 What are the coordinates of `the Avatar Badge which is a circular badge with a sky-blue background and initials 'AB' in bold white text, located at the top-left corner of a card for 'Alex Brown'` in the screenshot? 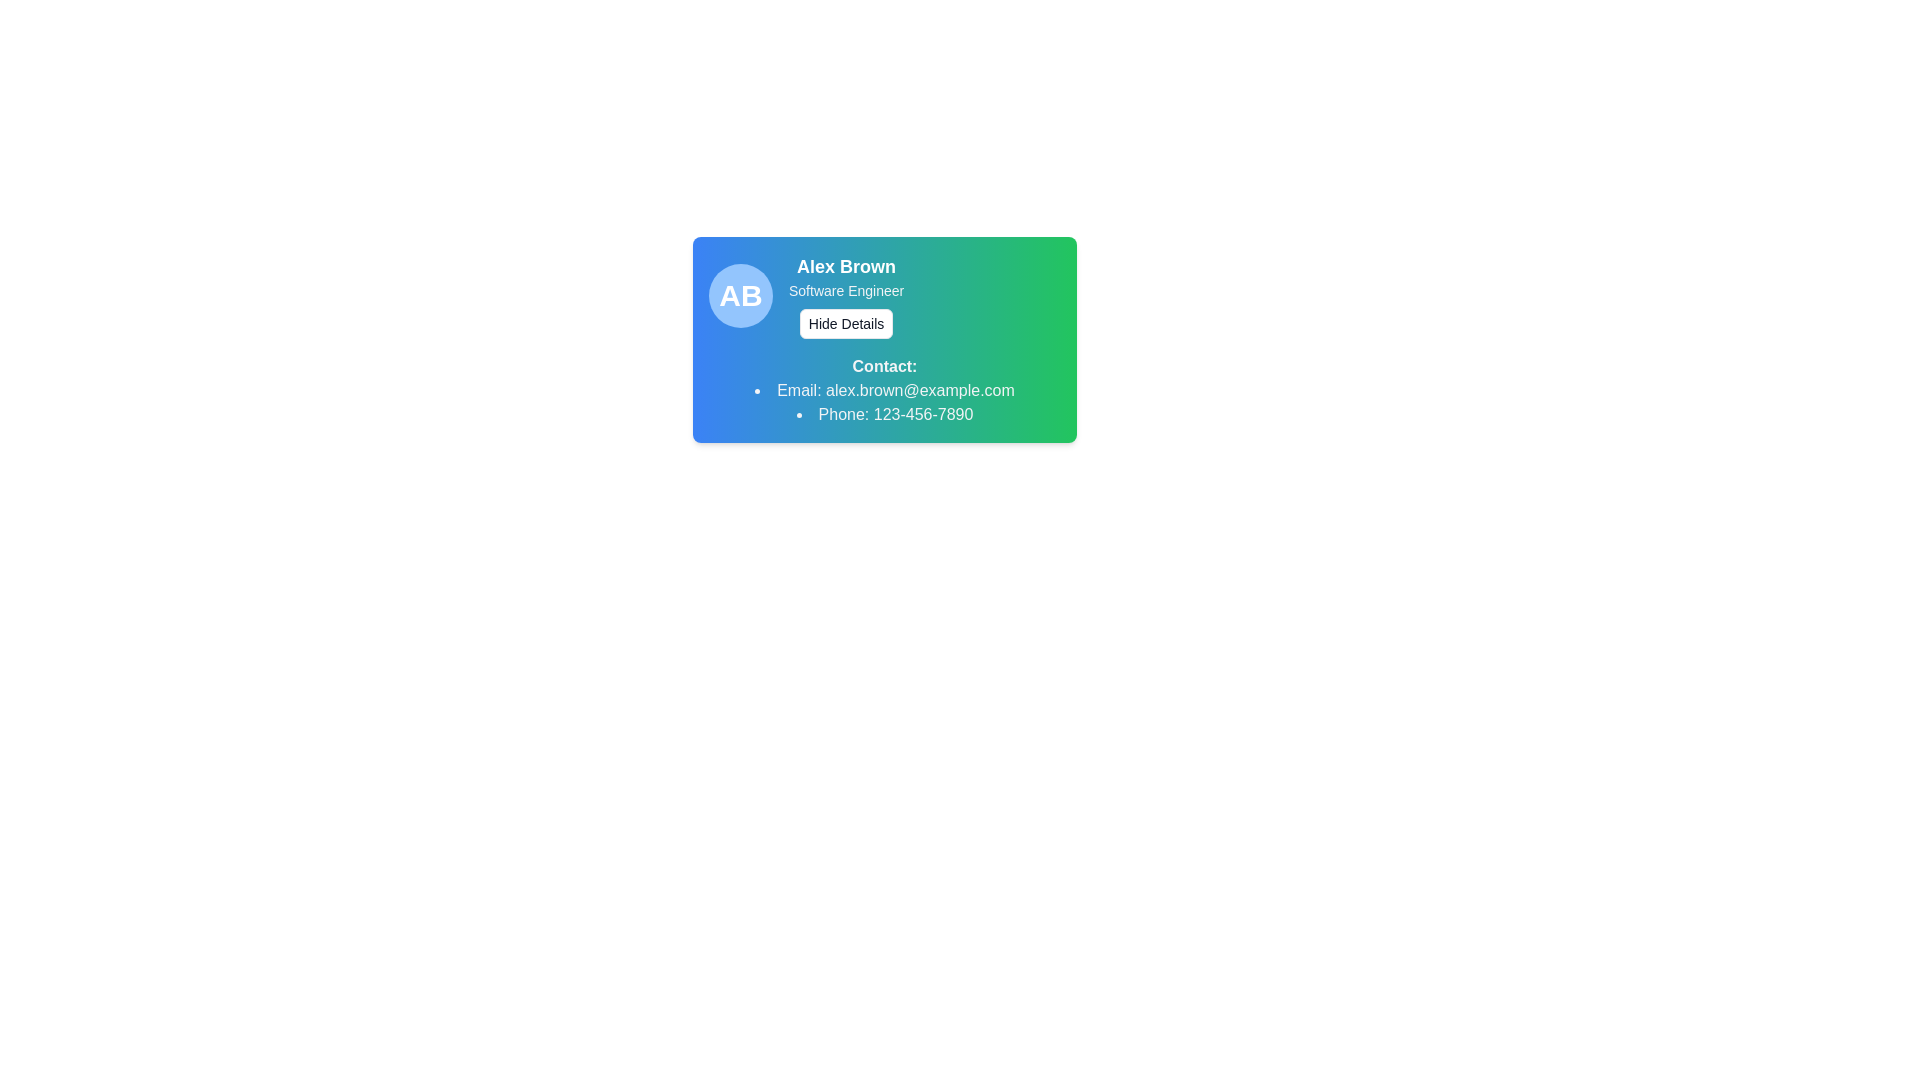 It's located at (739, 296).